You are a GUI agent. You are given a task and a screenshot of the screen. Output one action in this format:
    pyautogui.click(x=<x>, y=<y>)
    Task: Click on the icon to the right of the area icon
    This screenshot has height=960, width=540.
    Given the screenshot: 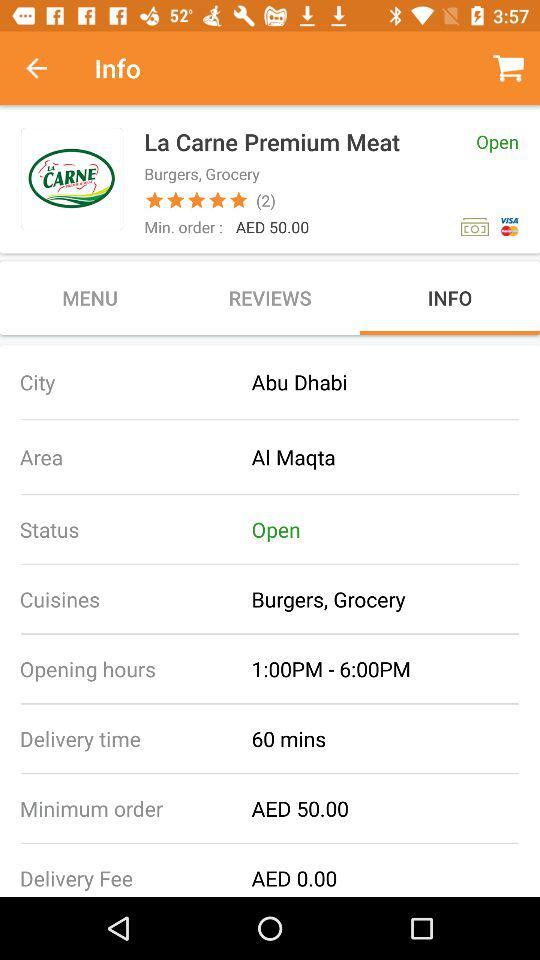 What is the action you would take?
    pyautogui.click(x=395, y=457)
    